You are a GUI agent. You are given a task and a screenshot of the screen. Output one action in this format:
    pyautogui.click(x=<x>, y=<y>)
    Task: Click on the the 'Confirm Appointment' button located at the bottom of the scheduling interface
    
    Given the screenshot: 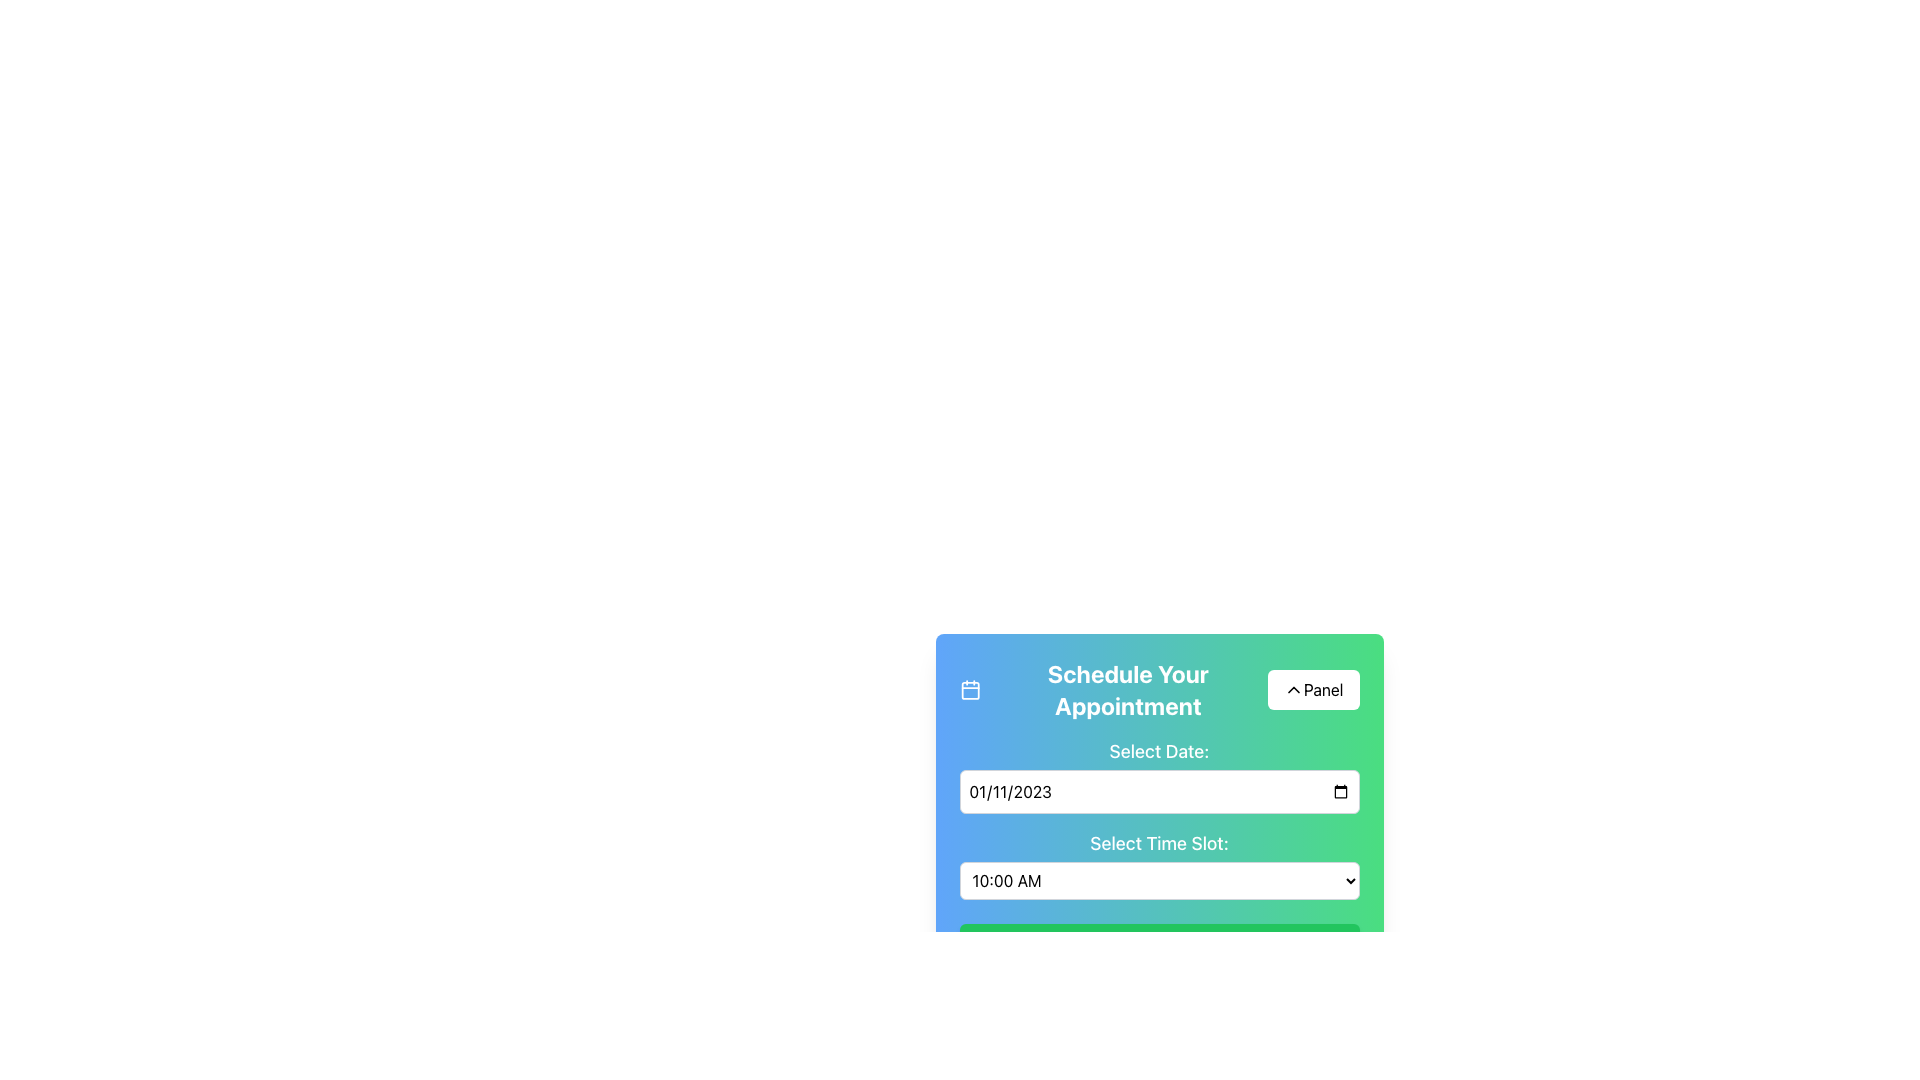 What is the action you would take?
    pyautogui.click(x=1159, y=947)
    